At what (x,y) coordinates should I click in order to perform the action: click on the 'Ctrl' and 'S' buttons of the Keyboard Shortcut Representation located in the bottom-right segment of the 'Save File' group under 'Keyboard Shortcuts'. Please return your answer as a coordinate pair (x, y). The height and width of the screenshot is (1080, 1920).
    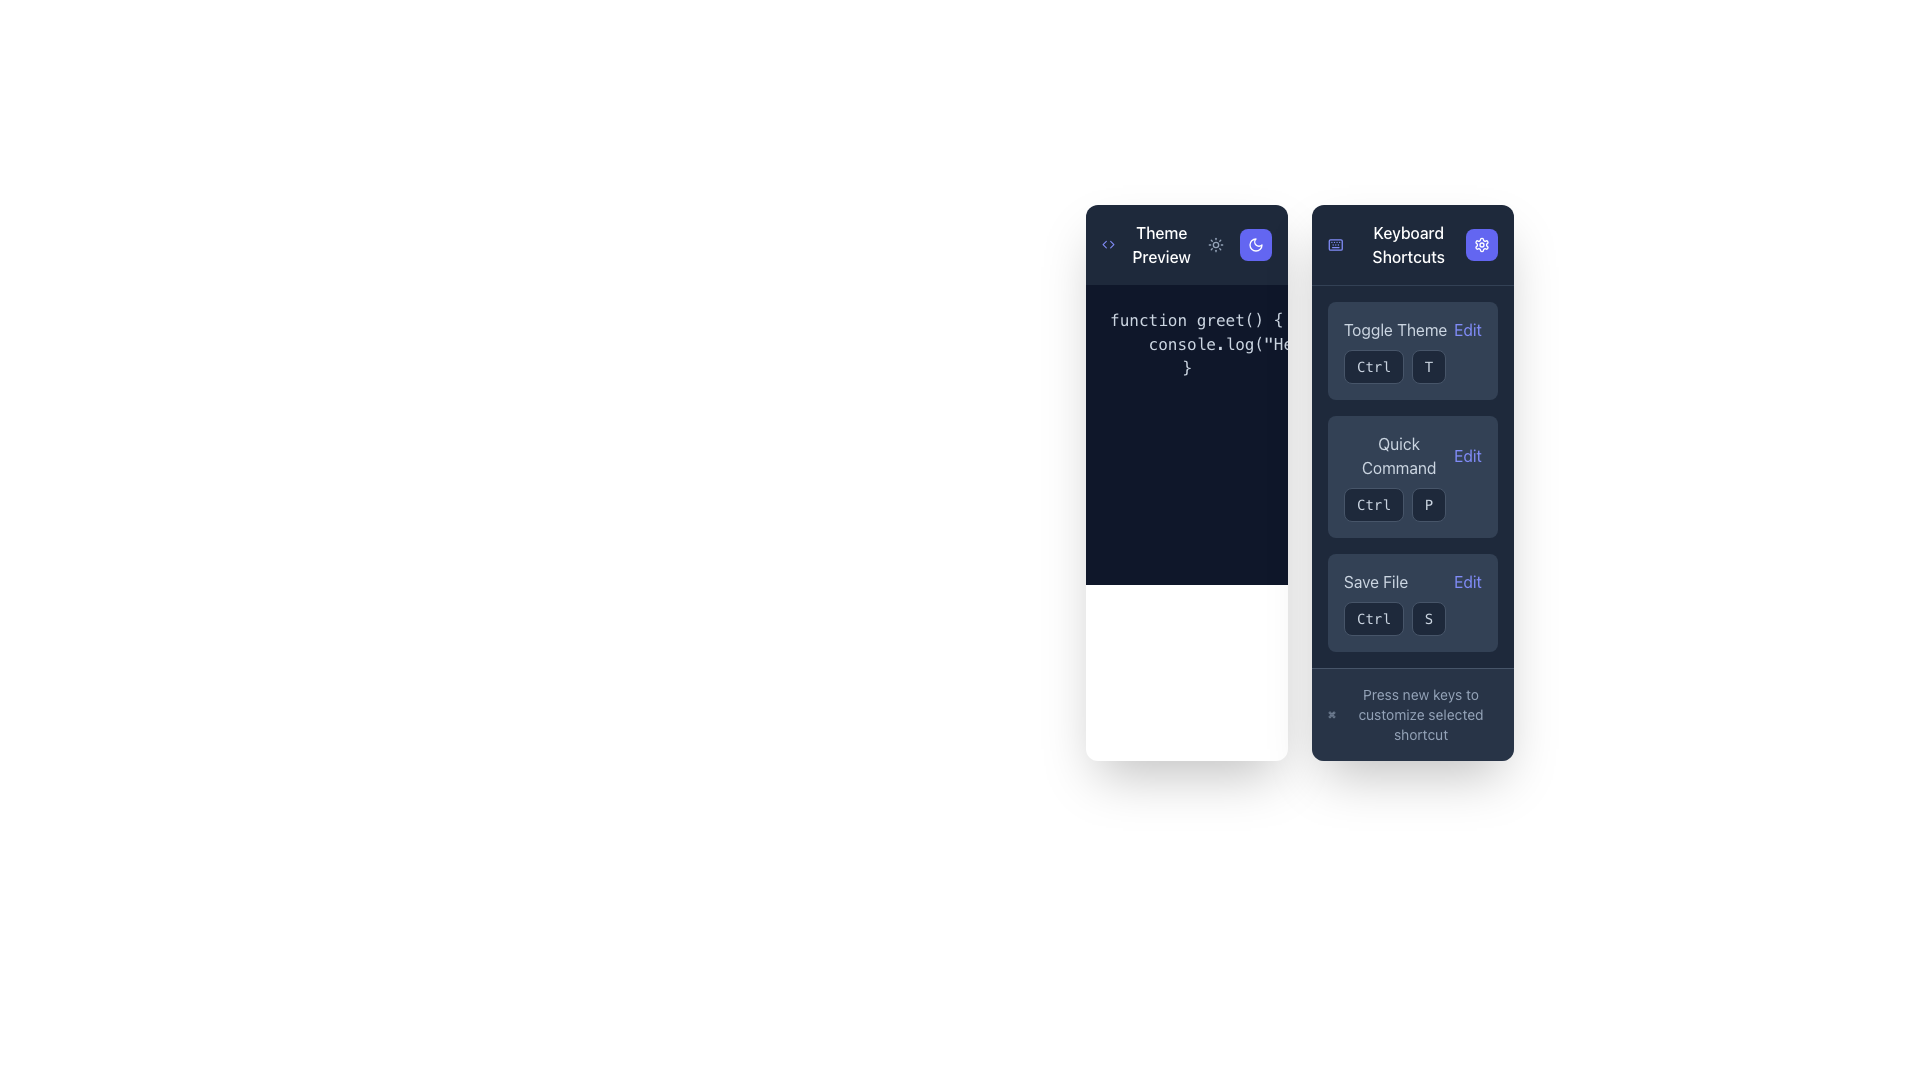
    Looking at the image, I should click on (1411, 617).